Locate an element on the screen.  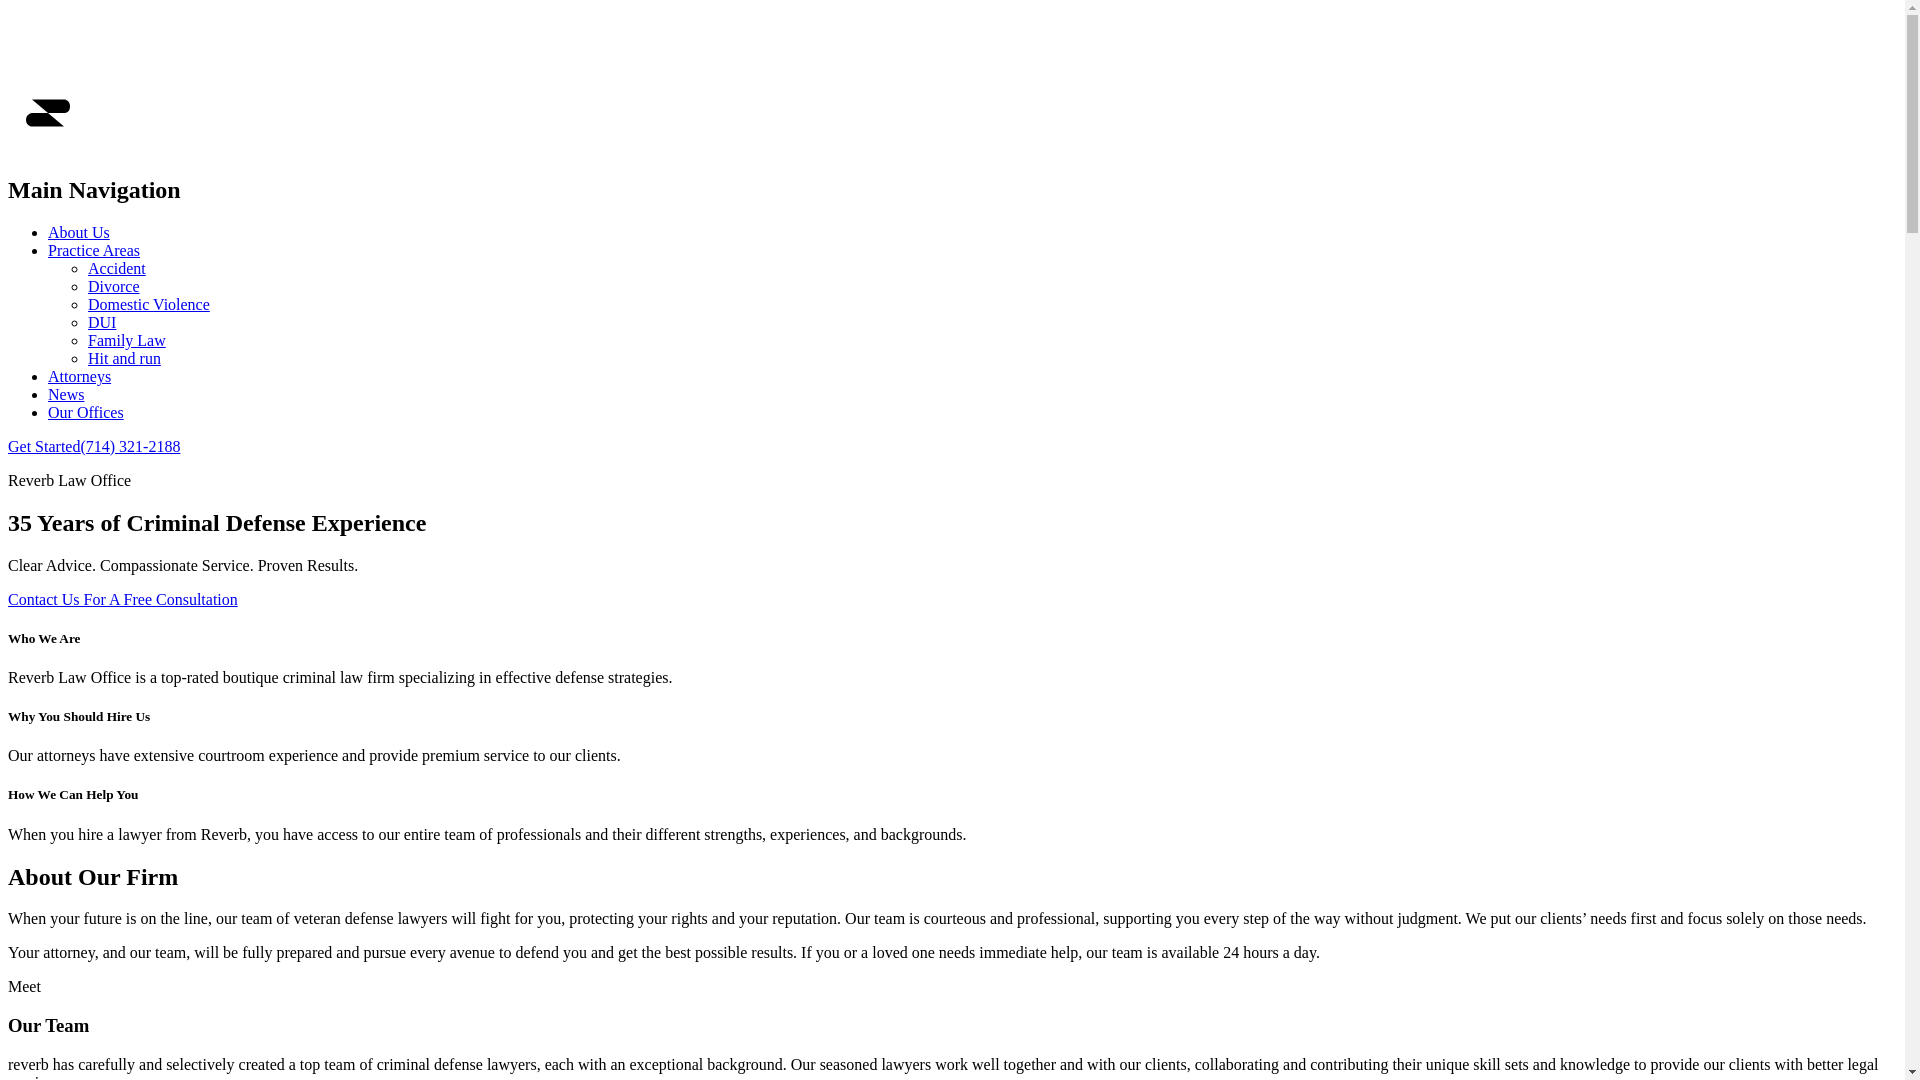
'Attorneys' is located at coordinates (48, 376).